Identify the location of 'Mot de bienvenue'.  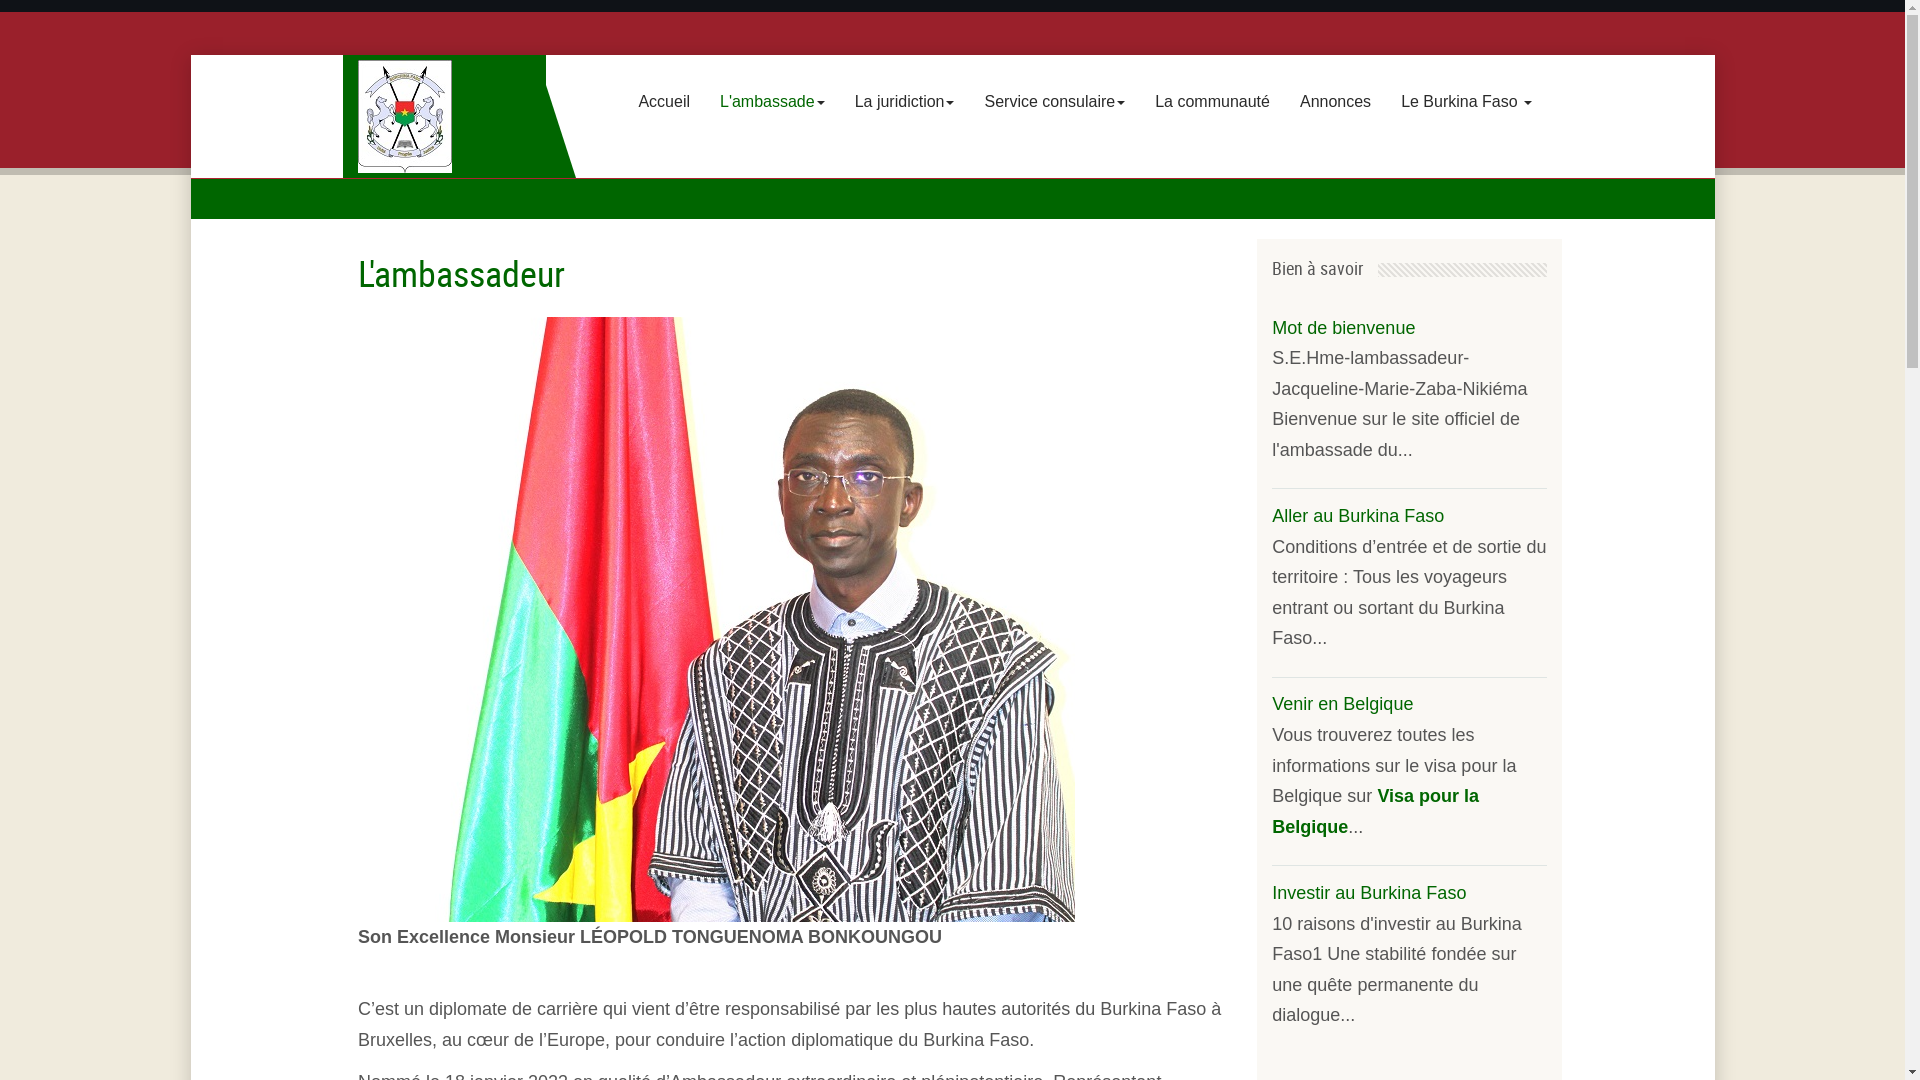
(1343, 326).